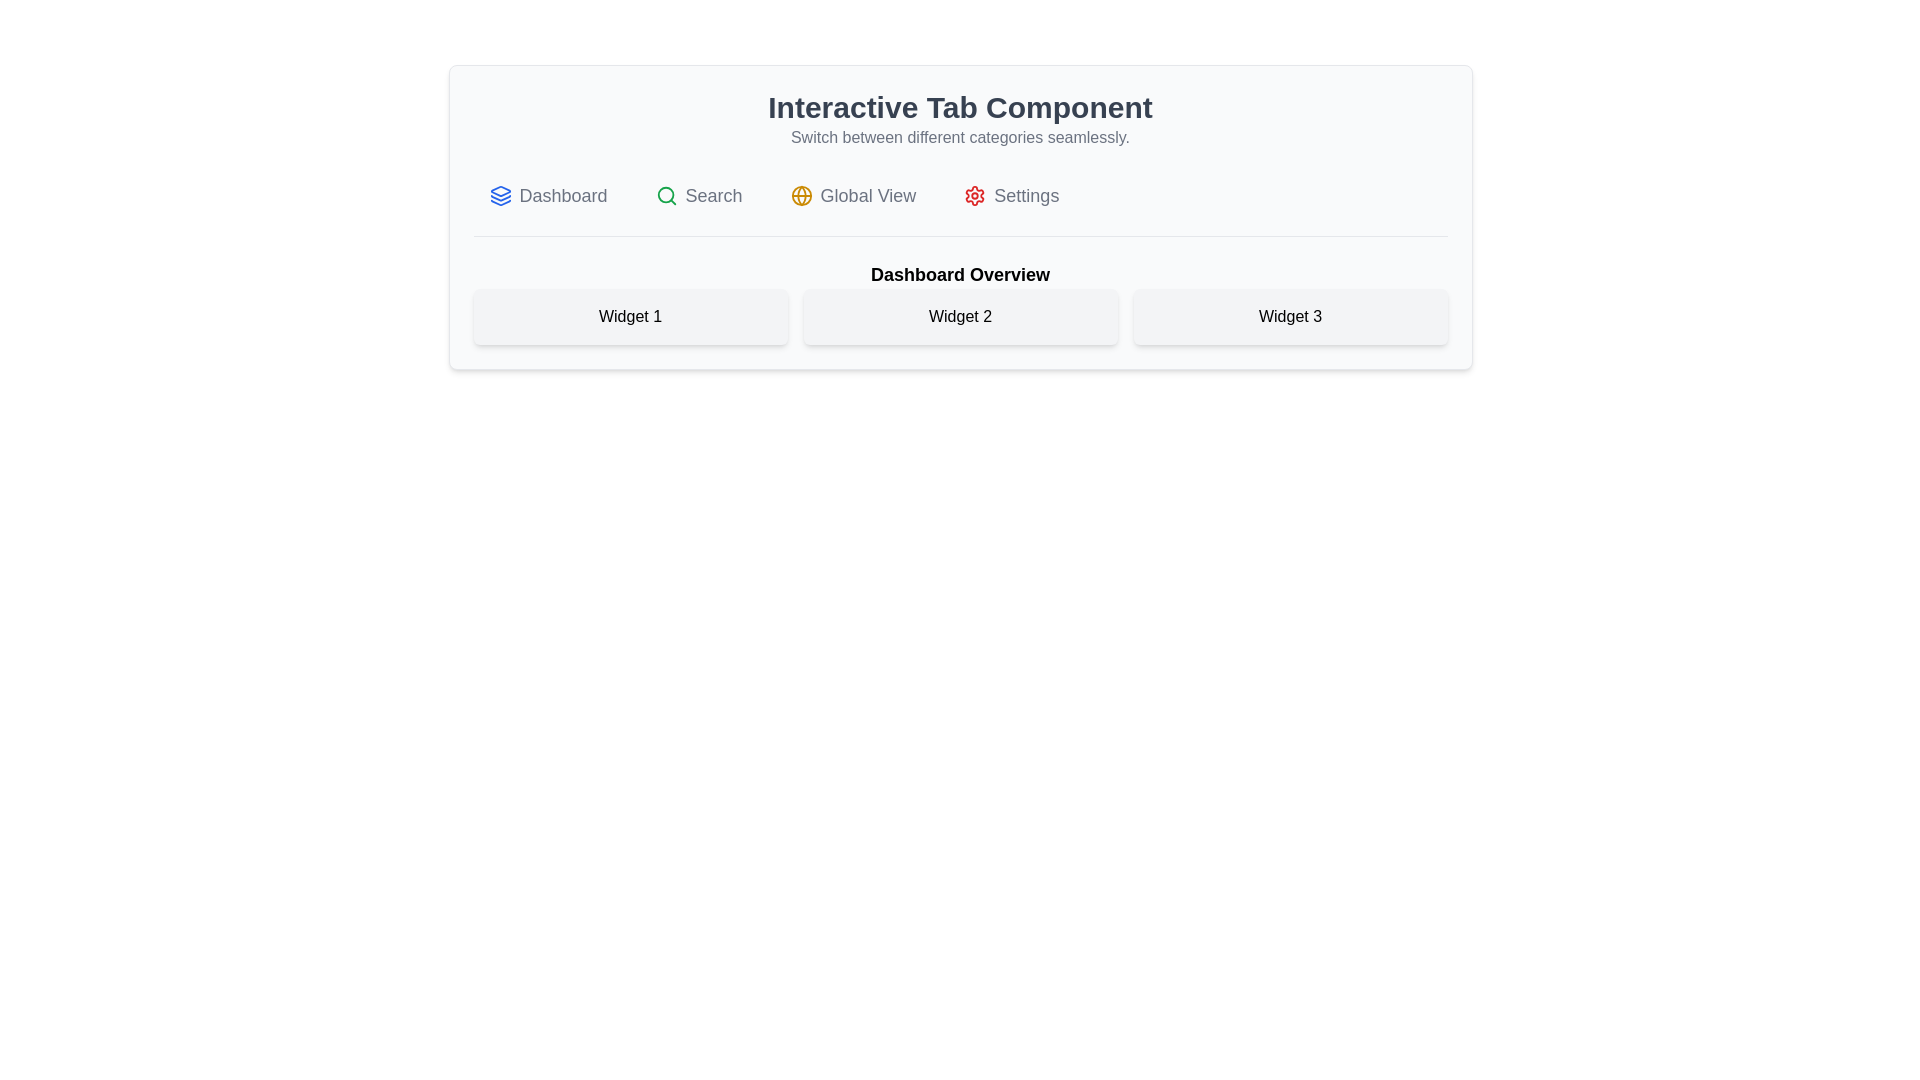 This screenshot has height=1080, width=1920. What do you see at coordinates (699, 196) in the screenshot?
I see `the 'Search' button with a green circular search icon` at bounding box center [699, 196].